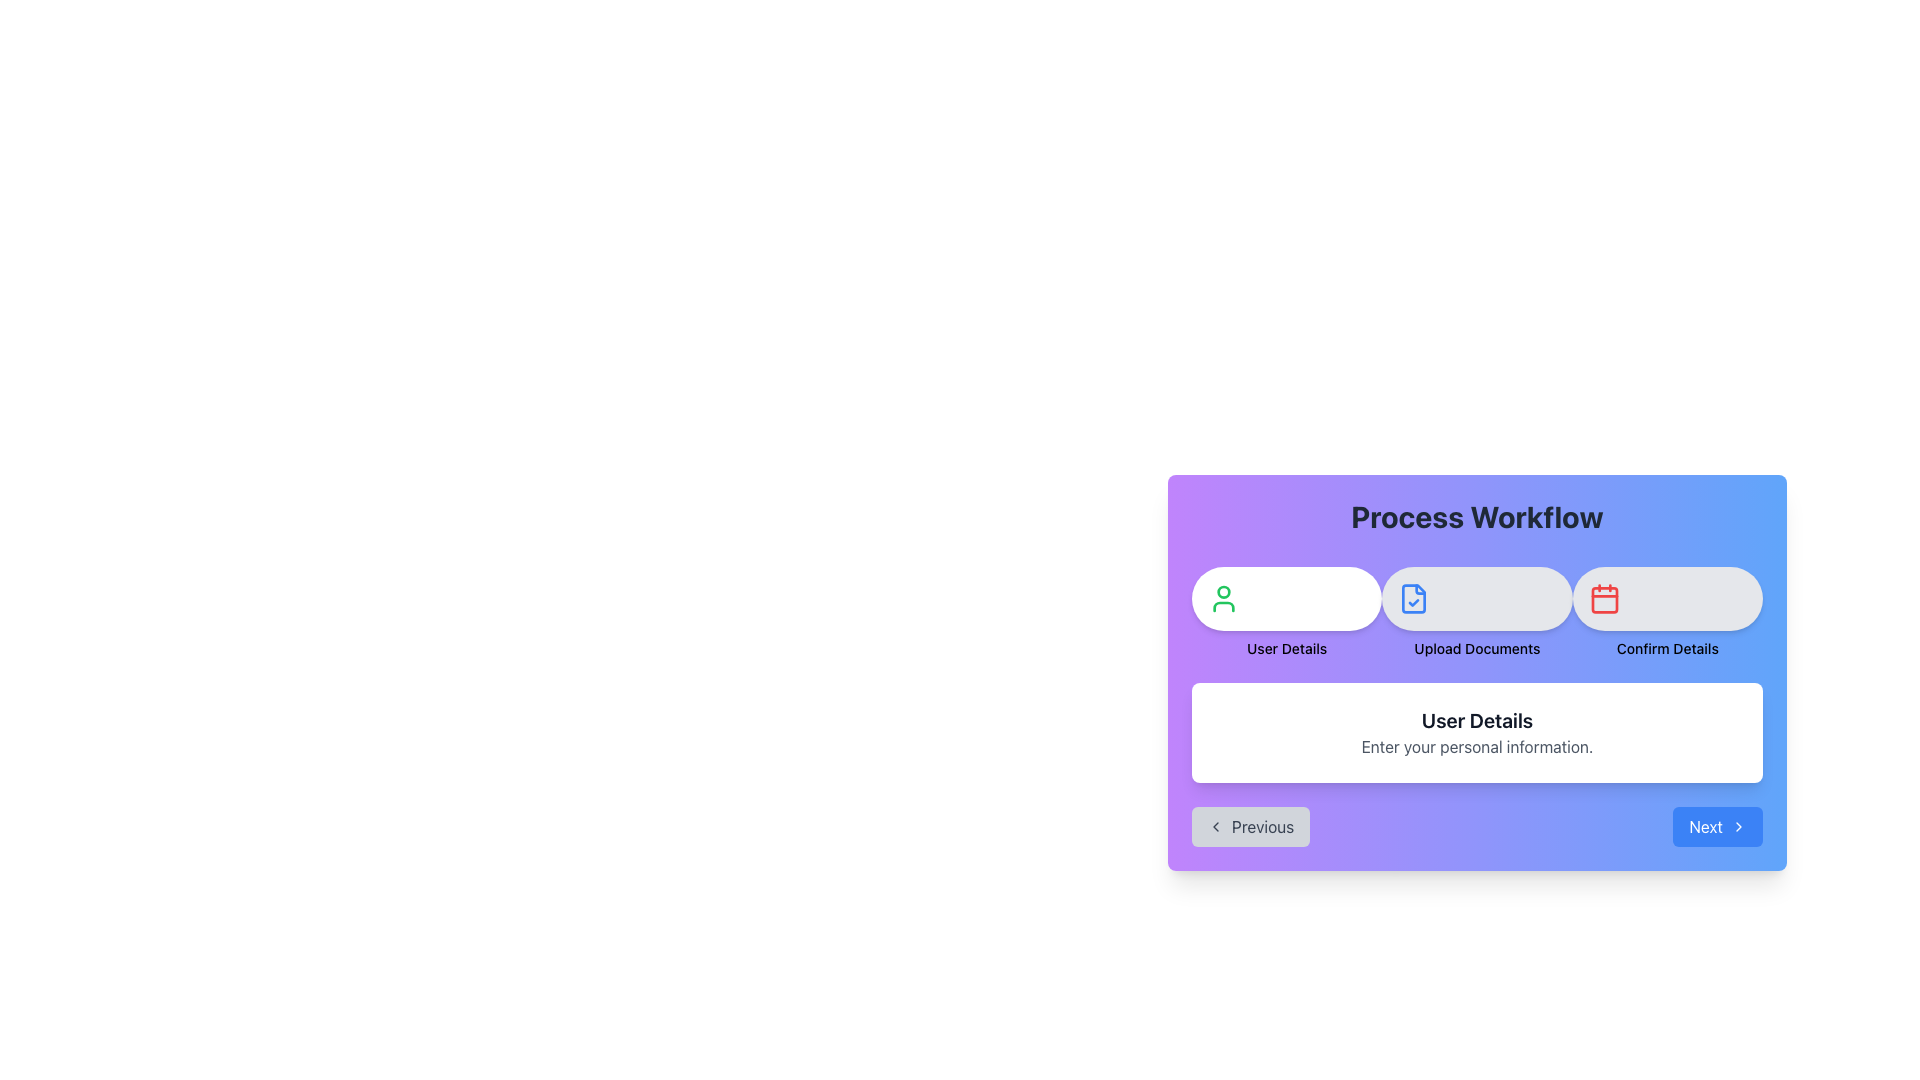 The height and width of the screenshot is (1080, 1920). I want to click on the 'User Details' button, which is the leftmost button in a row of three, so click(1287, 597).